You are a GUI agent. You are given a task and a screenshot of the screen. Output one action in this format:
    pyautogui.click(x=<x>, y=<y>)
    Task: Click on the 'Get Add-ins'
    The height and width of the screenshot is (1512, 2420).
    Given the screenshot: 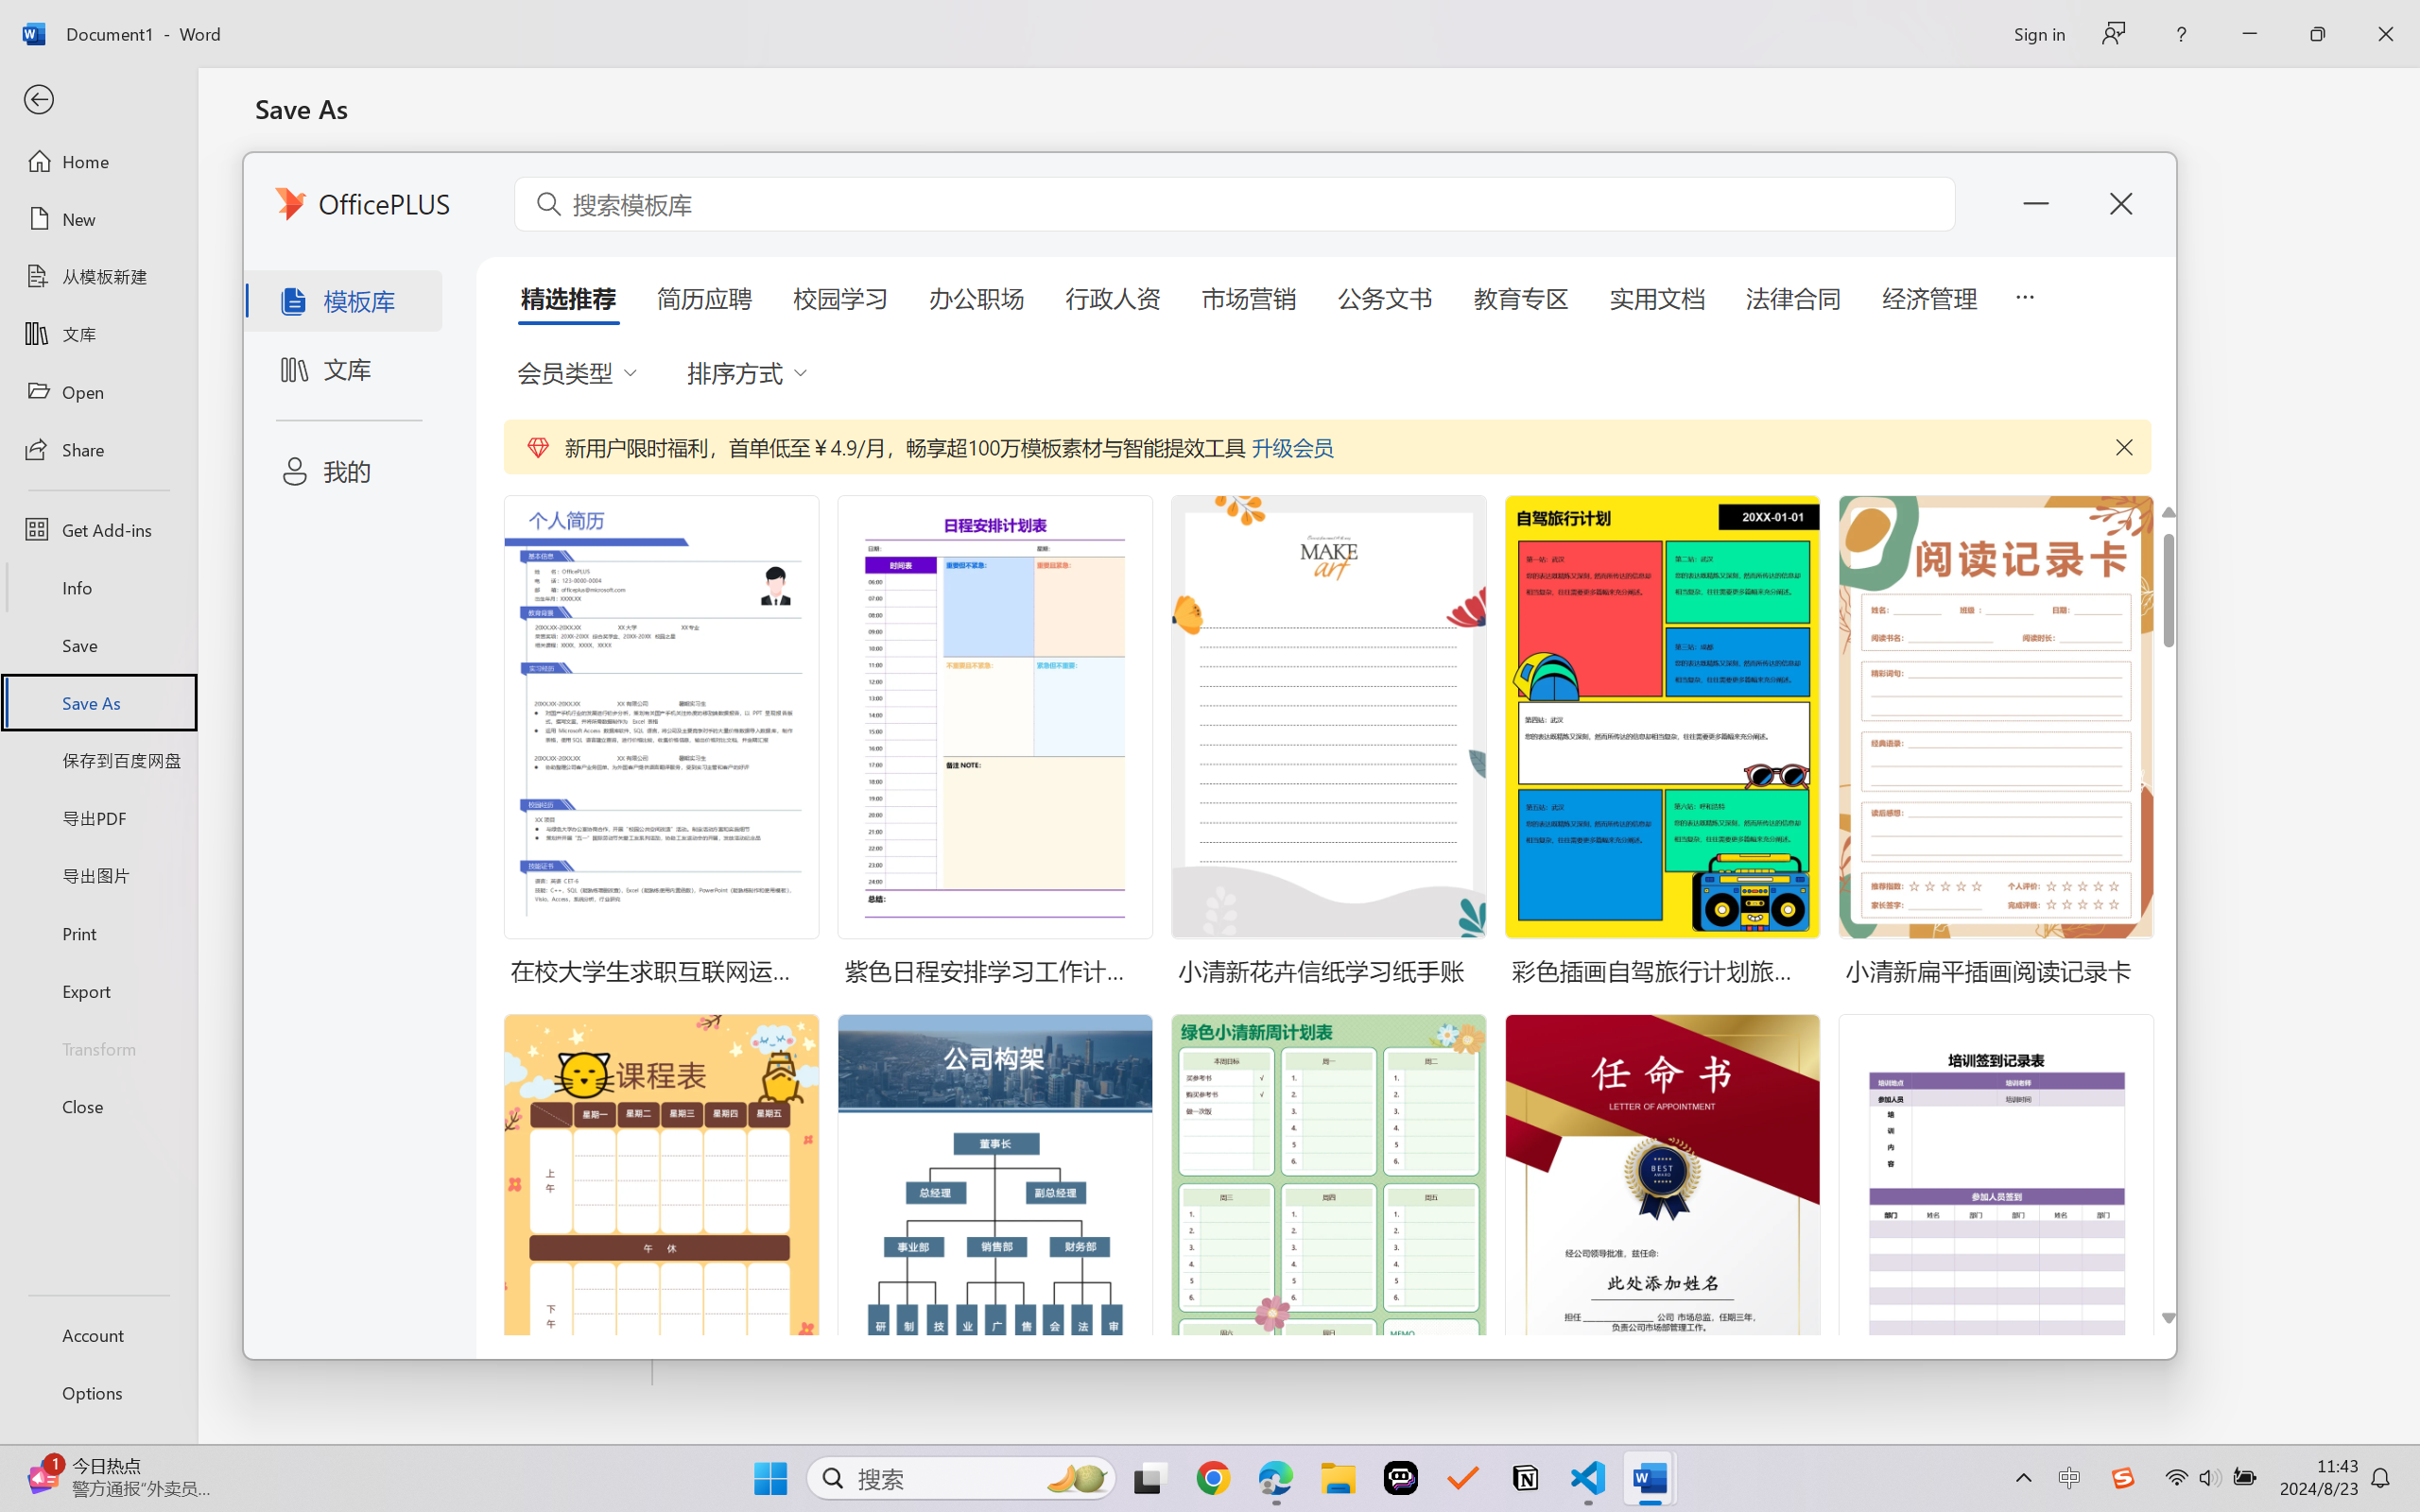 What is the action you would take?
    pyautogui.click(x=97, y=528)
    